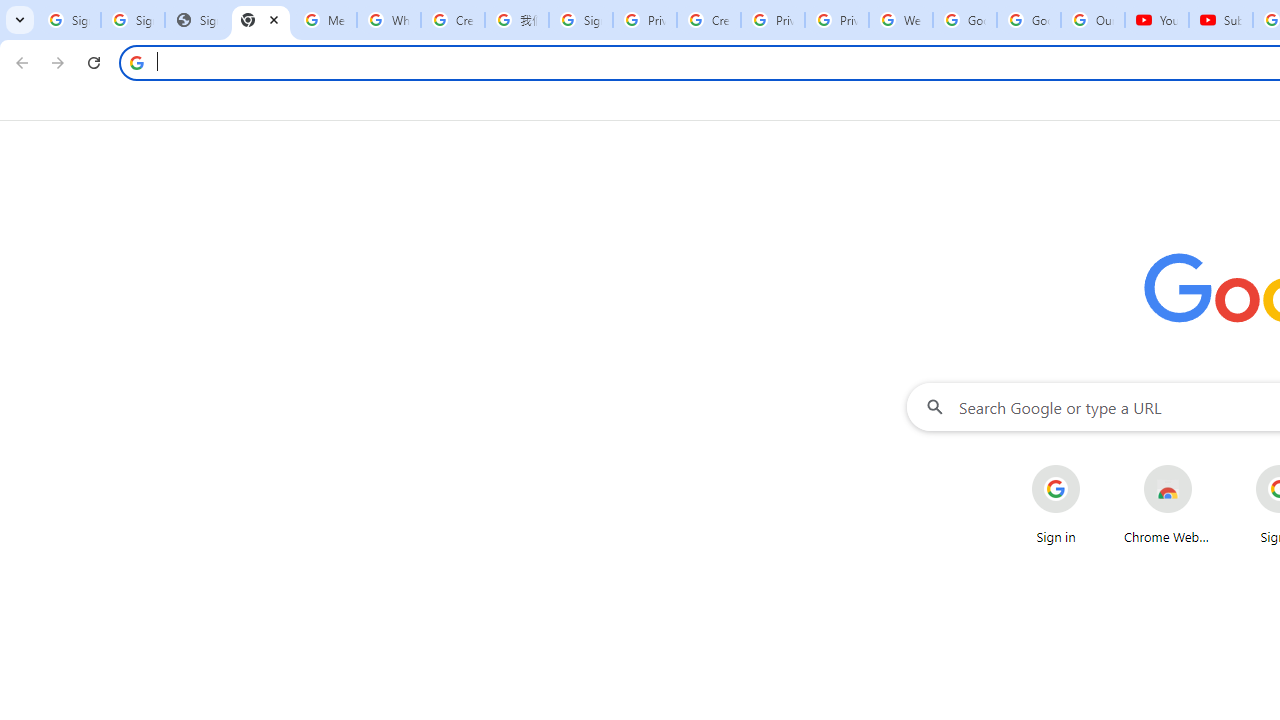 Image resolution: width=1280 pixels, height=720 pixels. Describe the element at coordinates (58, 61) in the screenshot. I see `'Forward'` at that location.